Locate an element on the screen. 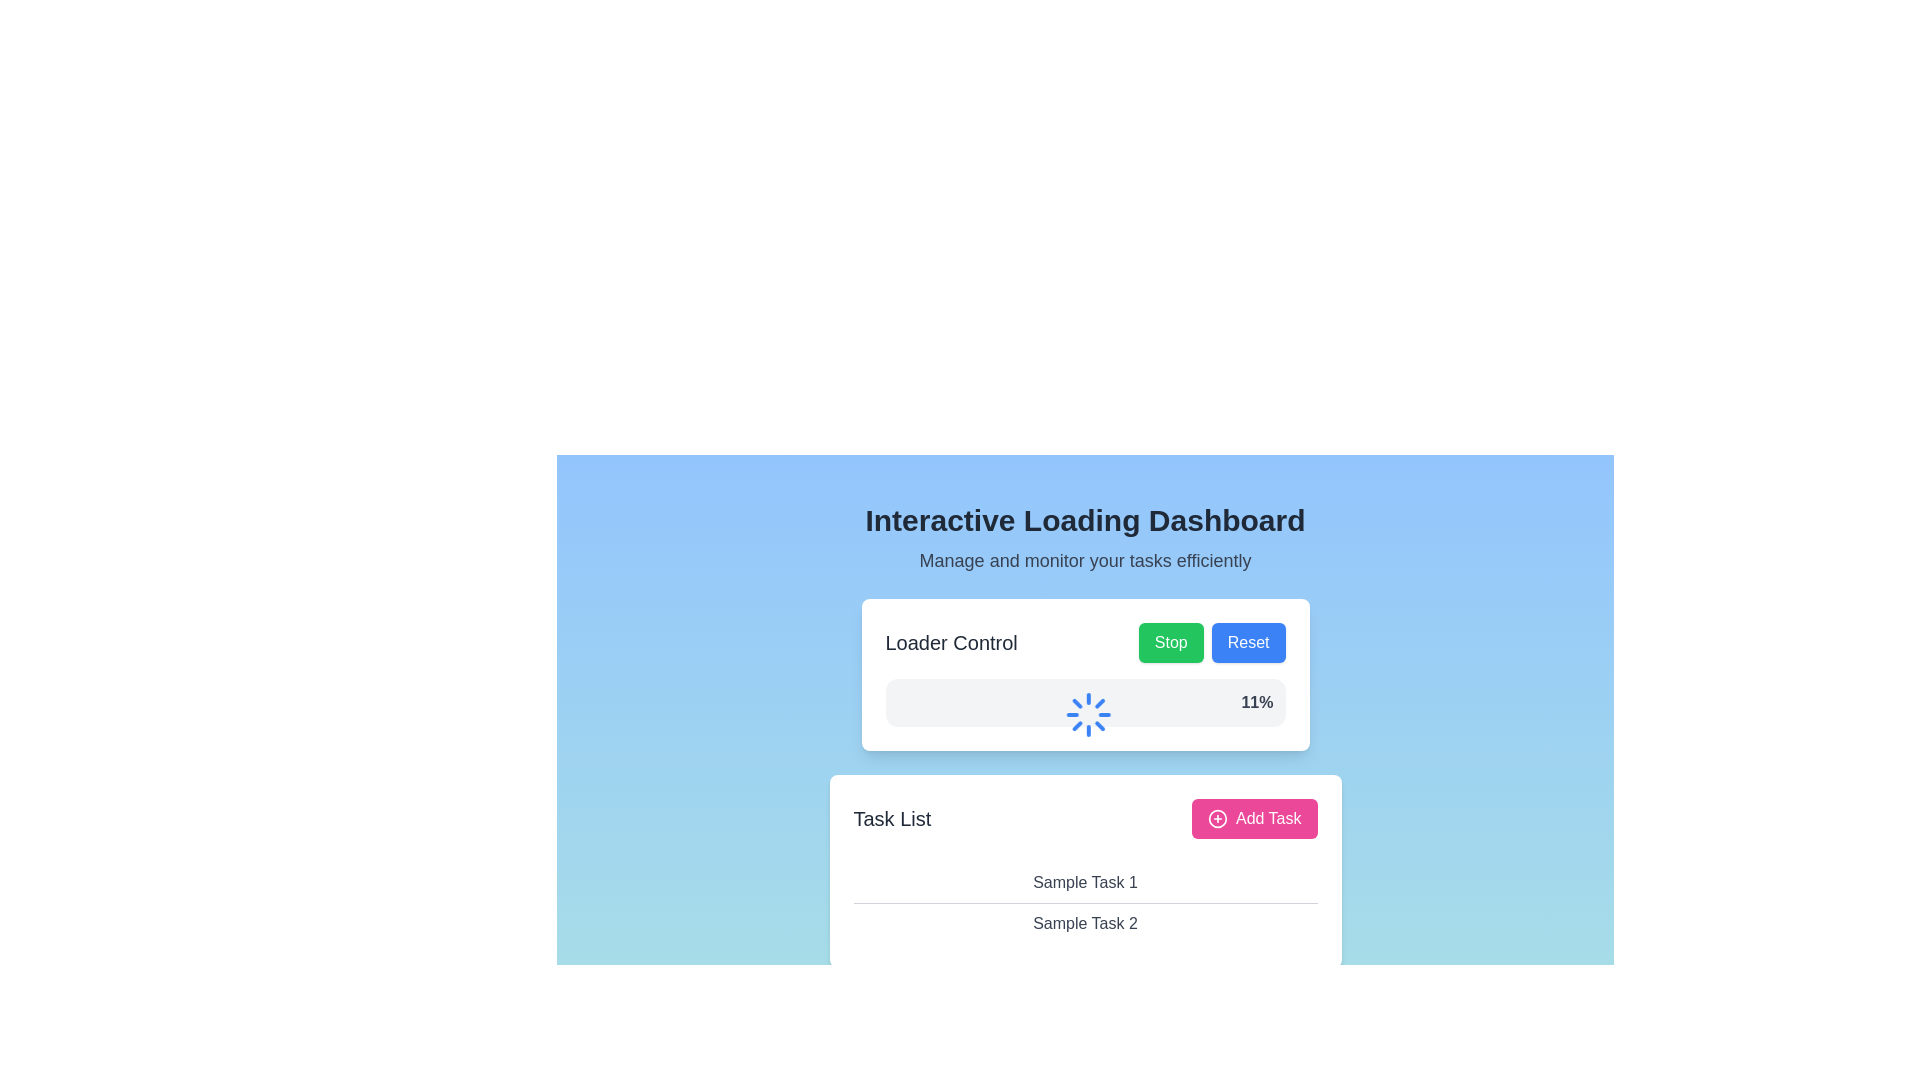  the Reset button on the control bar located at the top section of the white card-like panel in the center of the interface is located at coordinates (1084, 643).